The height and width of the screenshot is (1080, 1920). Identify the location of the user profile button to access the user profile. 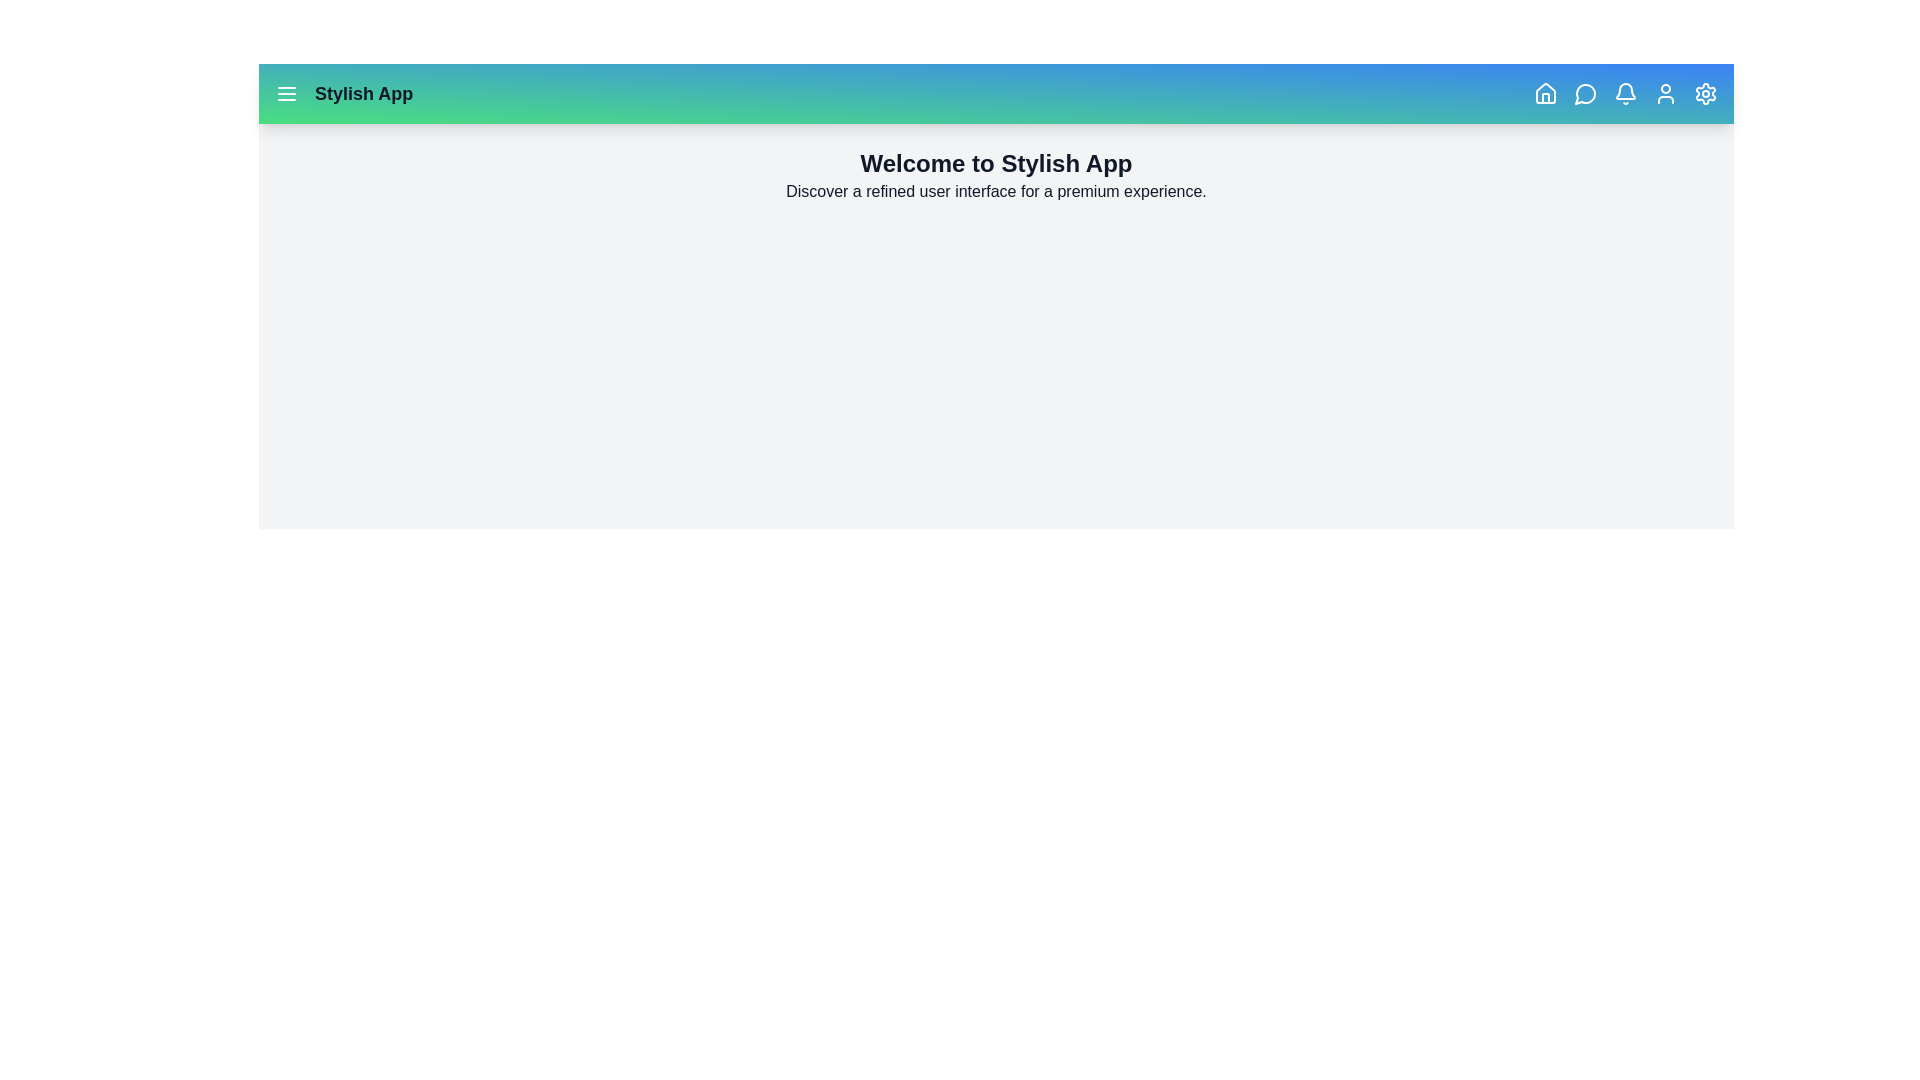
(1665, 93).